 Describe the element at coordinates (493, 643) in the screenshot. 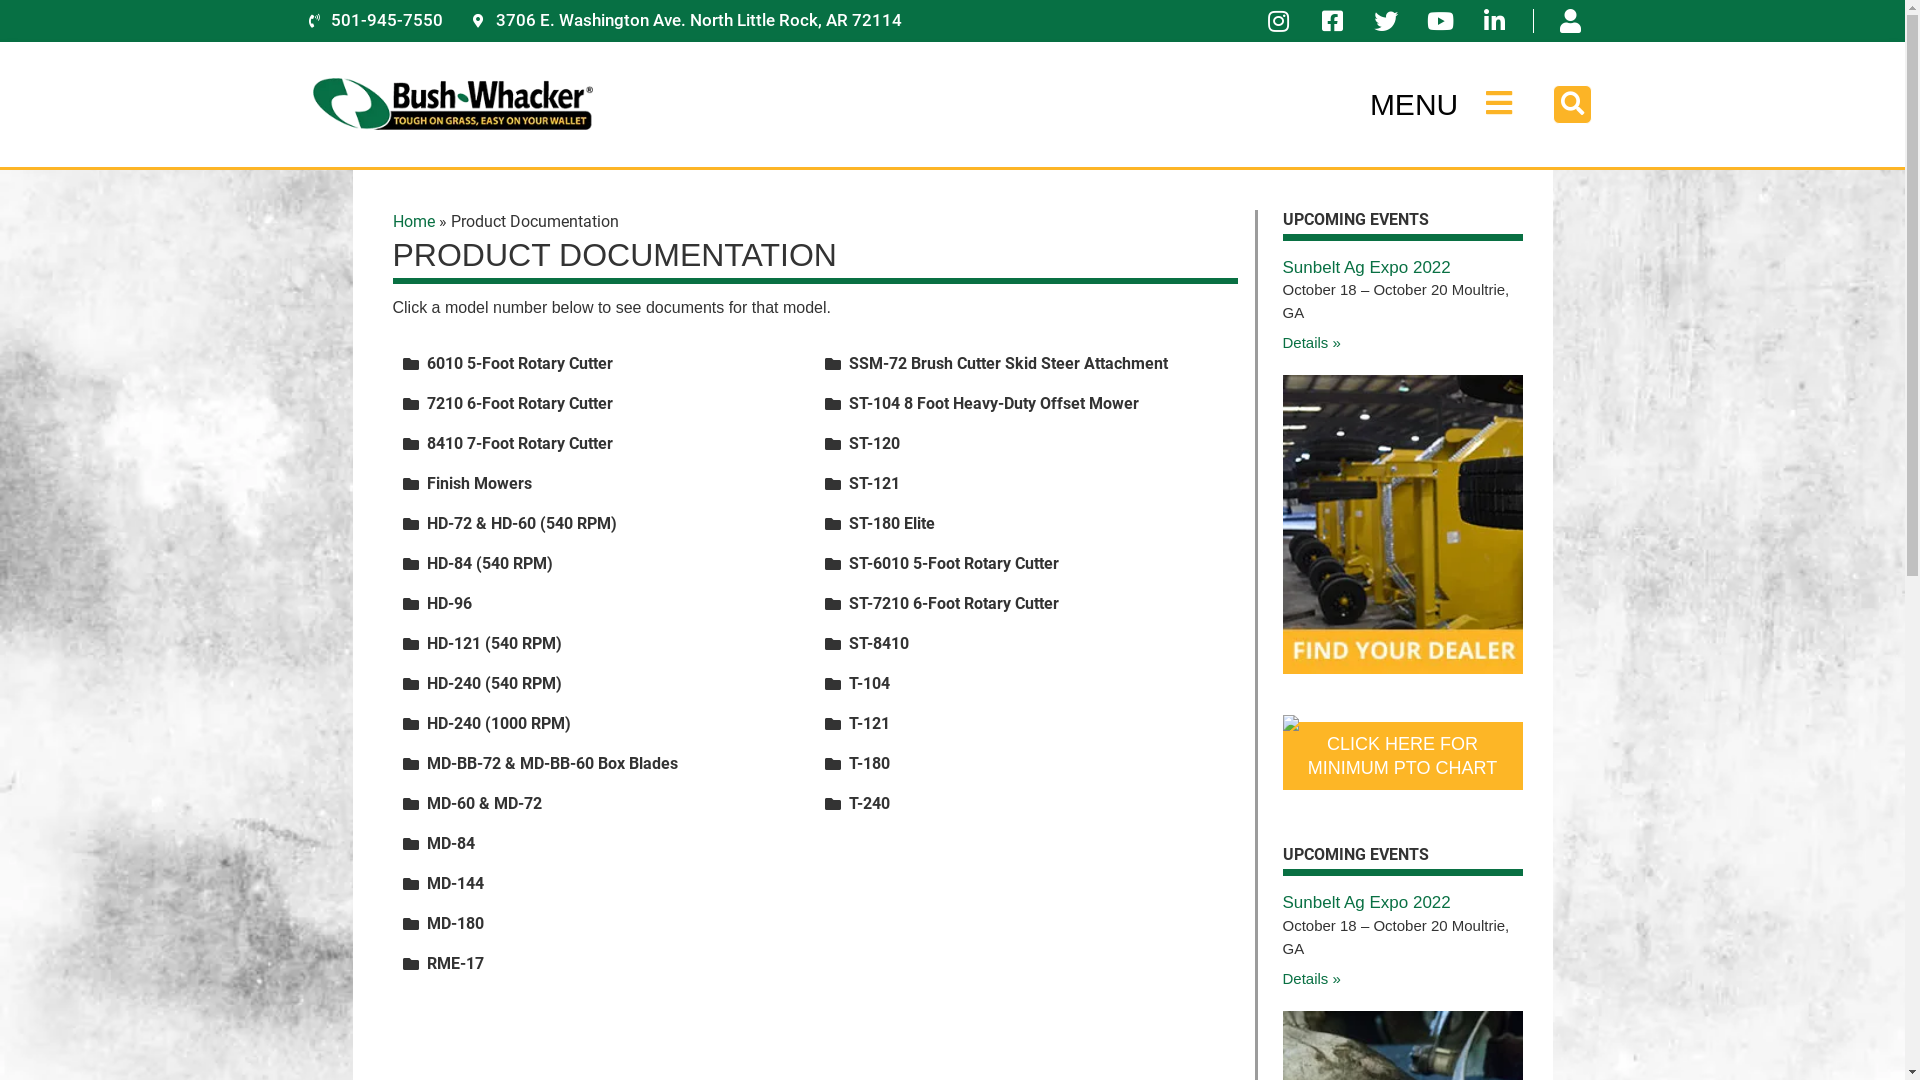

I see `'HD-121 (540 RPM)'` at that location.